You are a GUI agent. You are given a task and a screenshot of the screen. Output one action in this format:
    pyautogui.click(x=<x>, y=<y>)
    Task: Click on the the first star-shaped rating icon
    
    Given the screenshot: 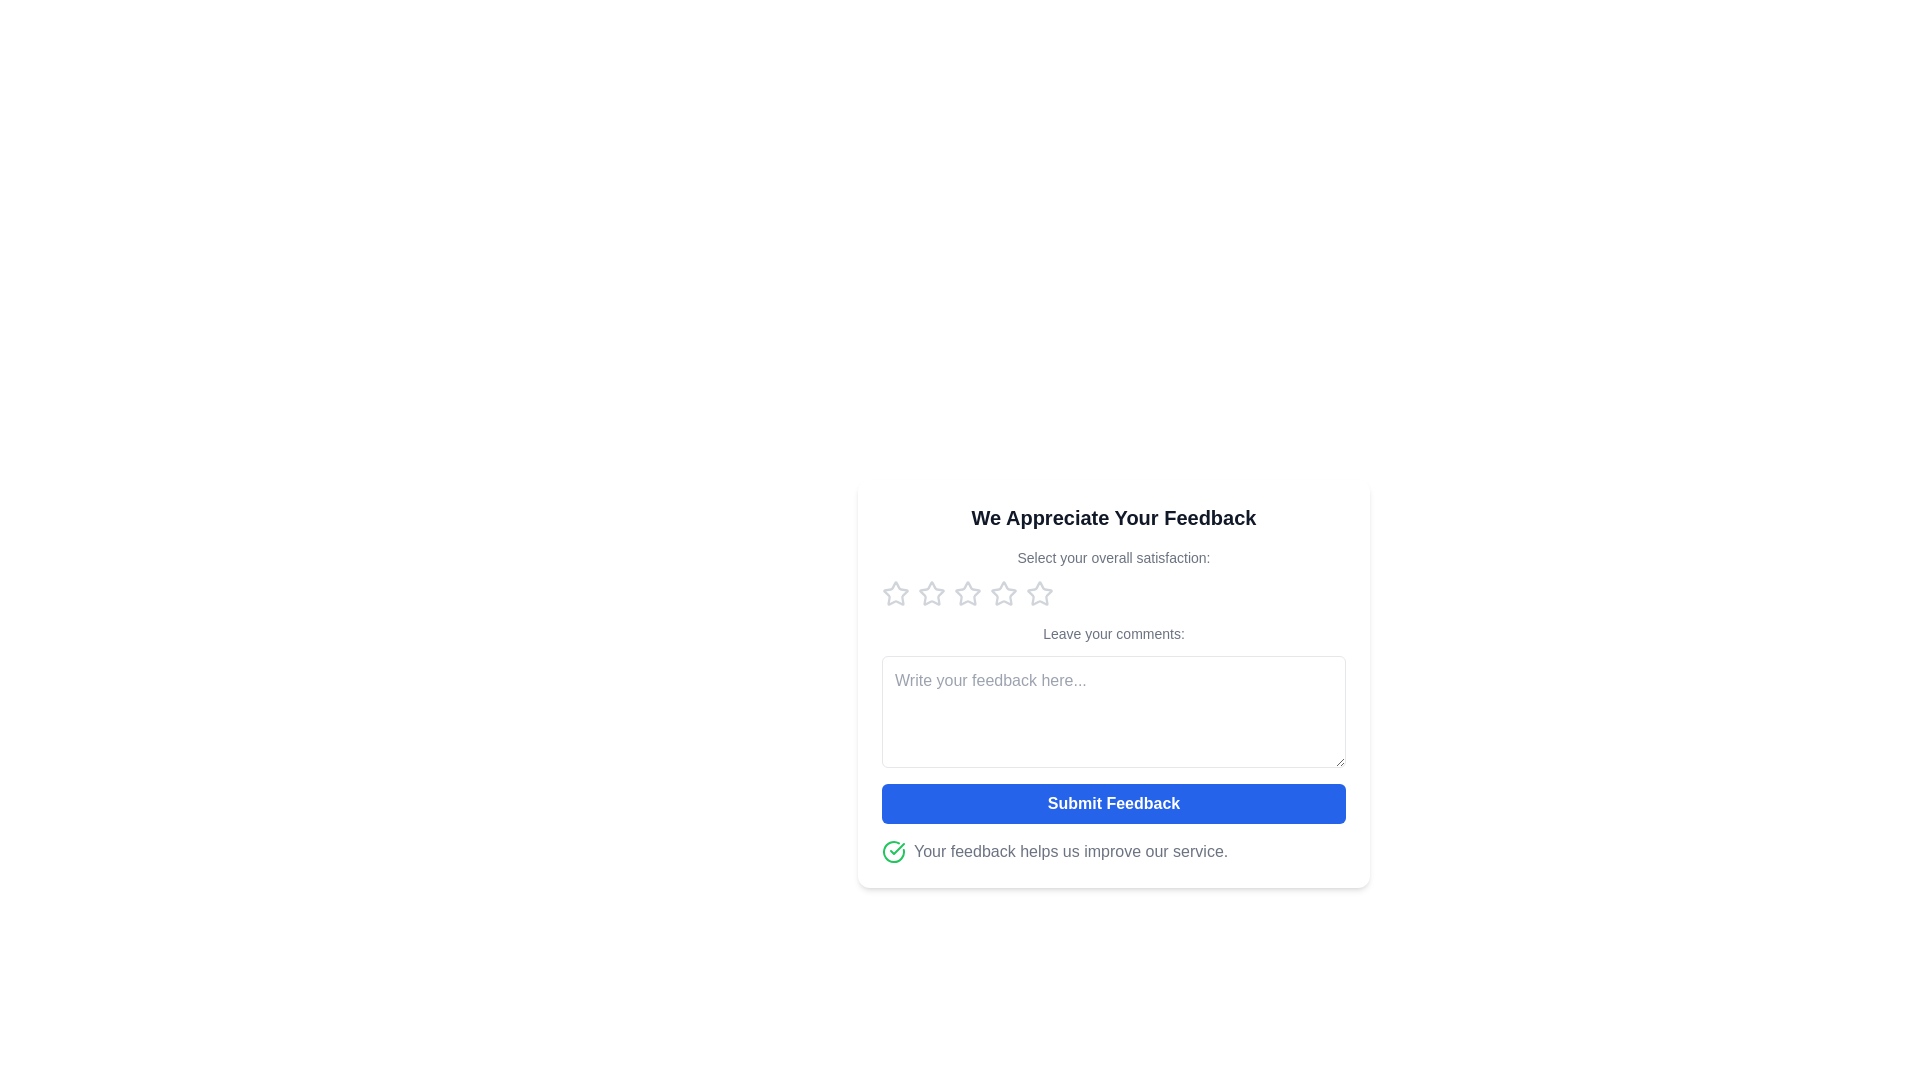 What is the action you would take?
    pyautogui.click(x=895, y=593)
    